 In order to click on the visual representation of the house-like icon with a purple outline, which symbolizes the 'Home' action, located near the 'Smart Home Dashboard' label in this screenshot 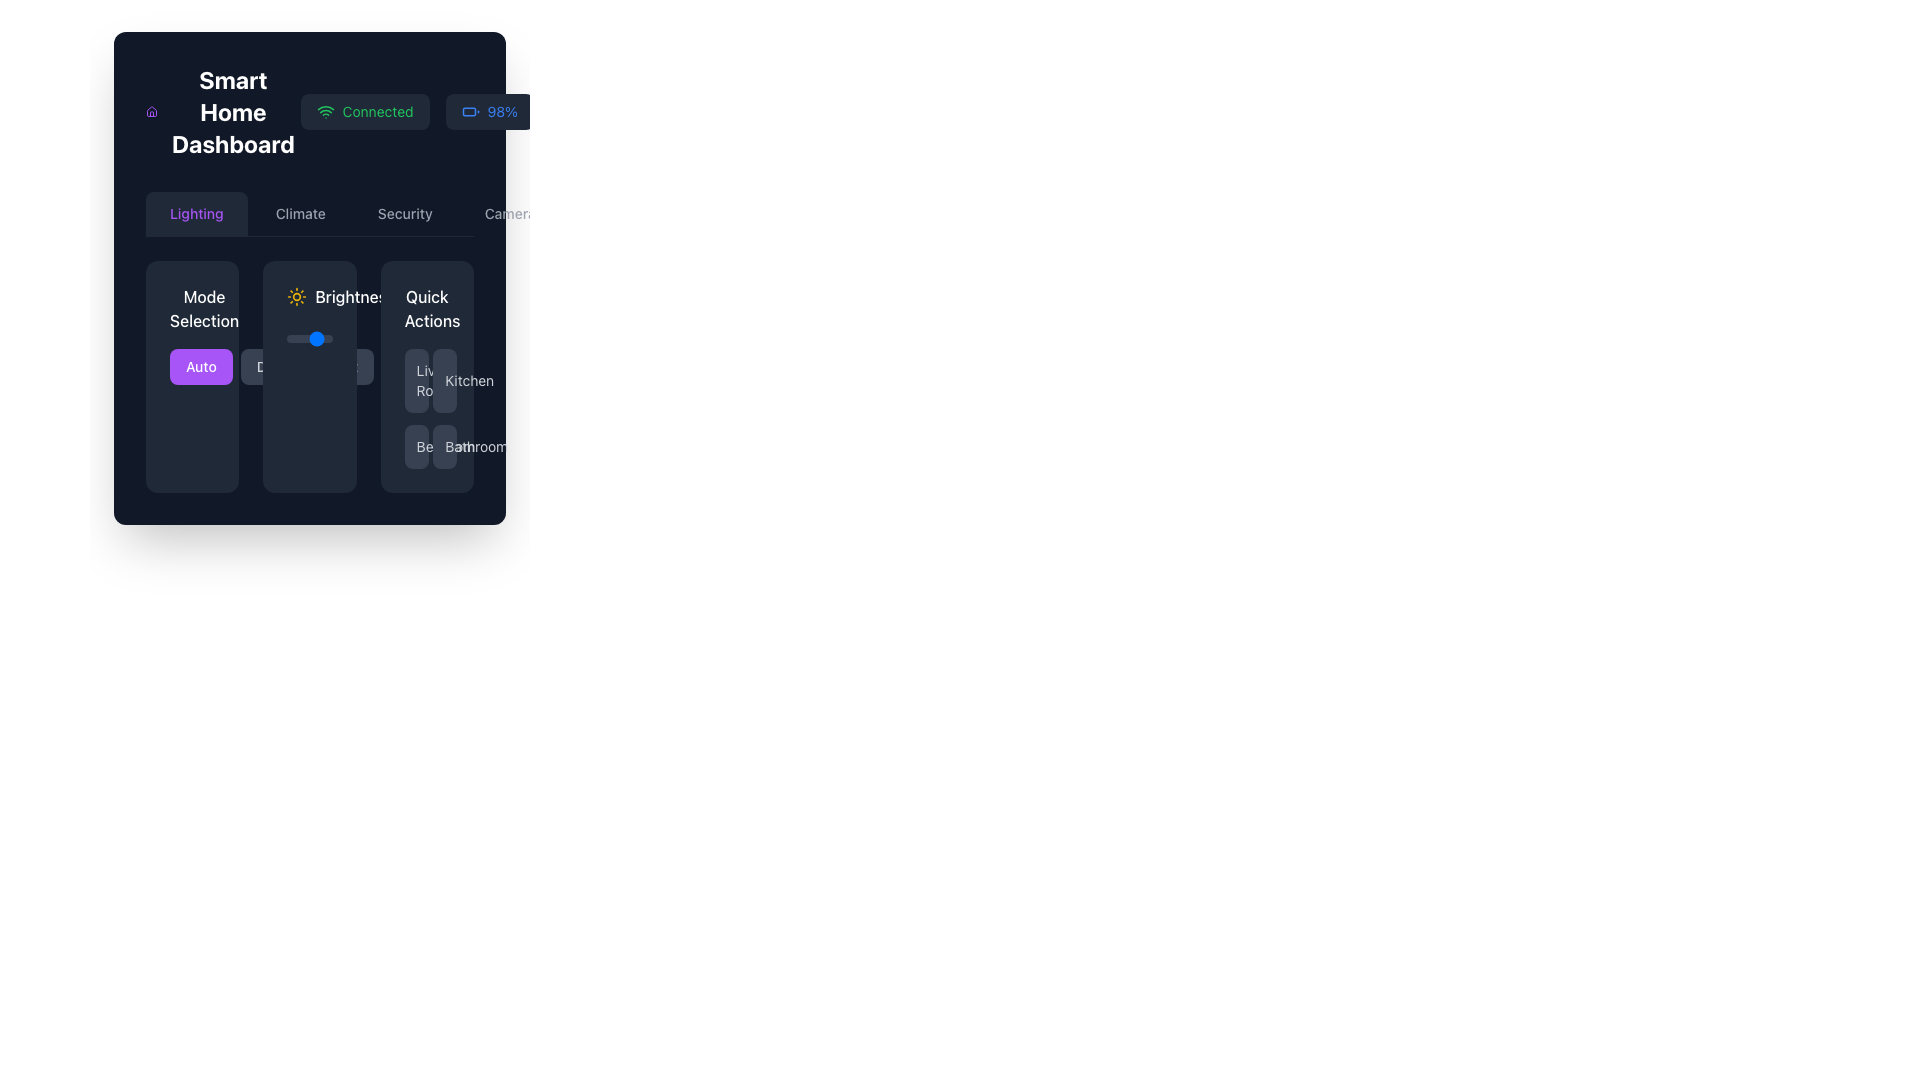, I will do `click(151, 111)`.